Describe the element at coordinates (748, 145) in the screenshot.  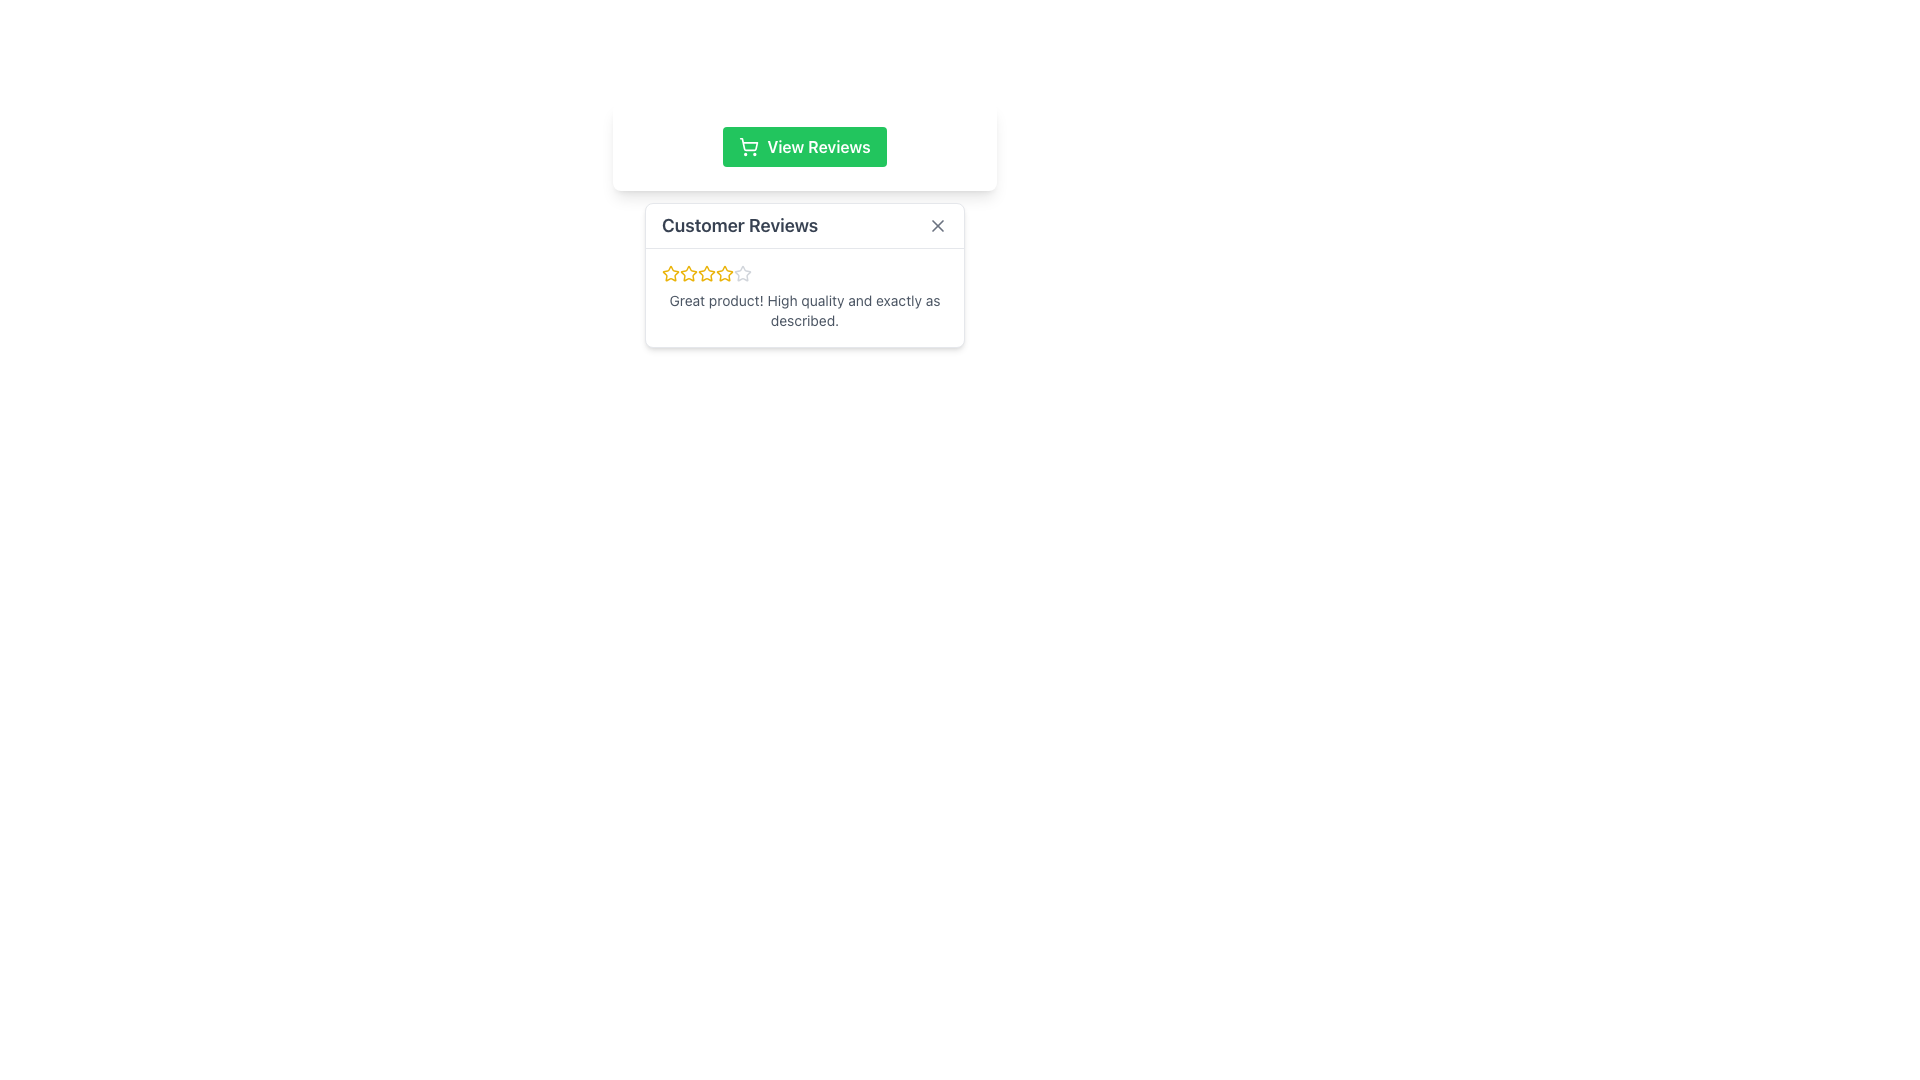
I see `the shopping cart icon, which is a white outline on a green circular background, located inside the 'View Reviews' button on the left side` at that location.